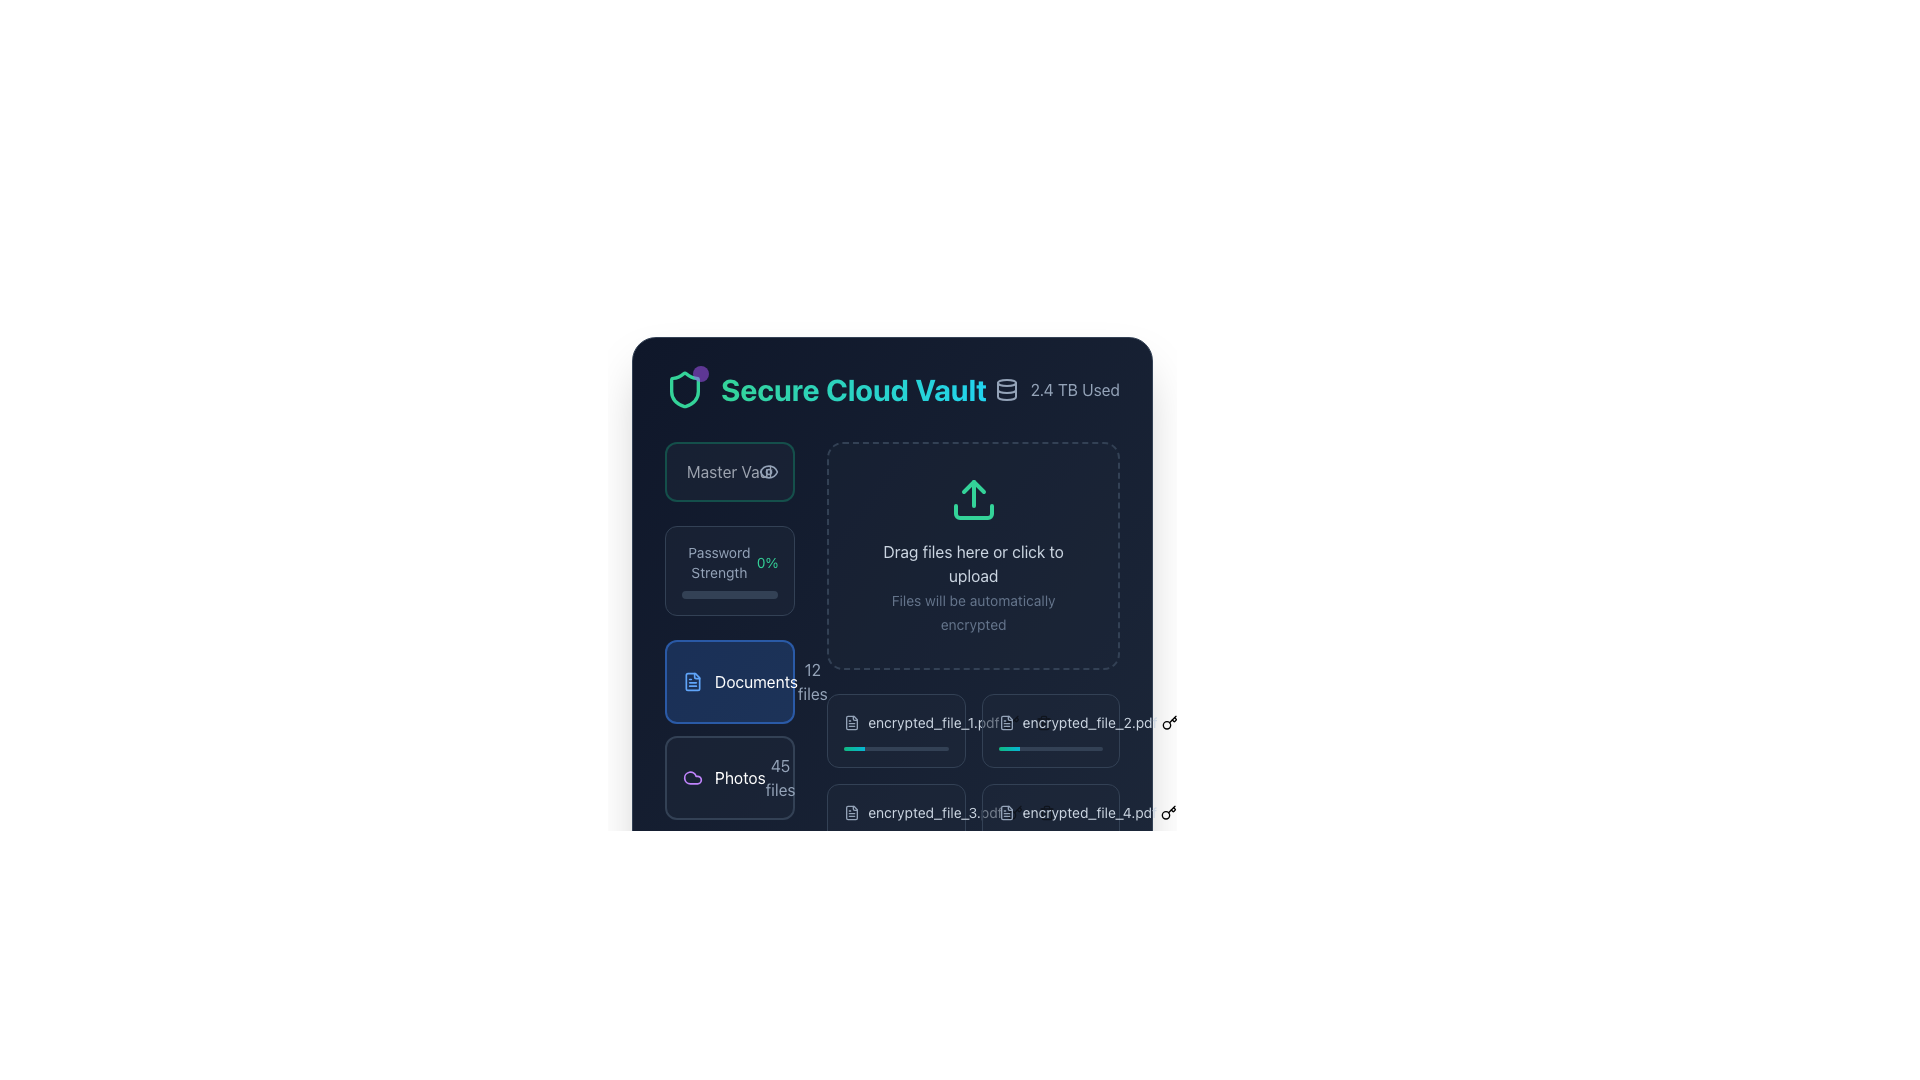 This screenshot has width=1920, height=1080. Describe the element at coordinates (729, 563) in the screenshot. I see `the Textual Indicator that displays 'Password Strength' and '0%' to indicate password strength, located above the progress bar and below the 'Master Vault' button` at that location.